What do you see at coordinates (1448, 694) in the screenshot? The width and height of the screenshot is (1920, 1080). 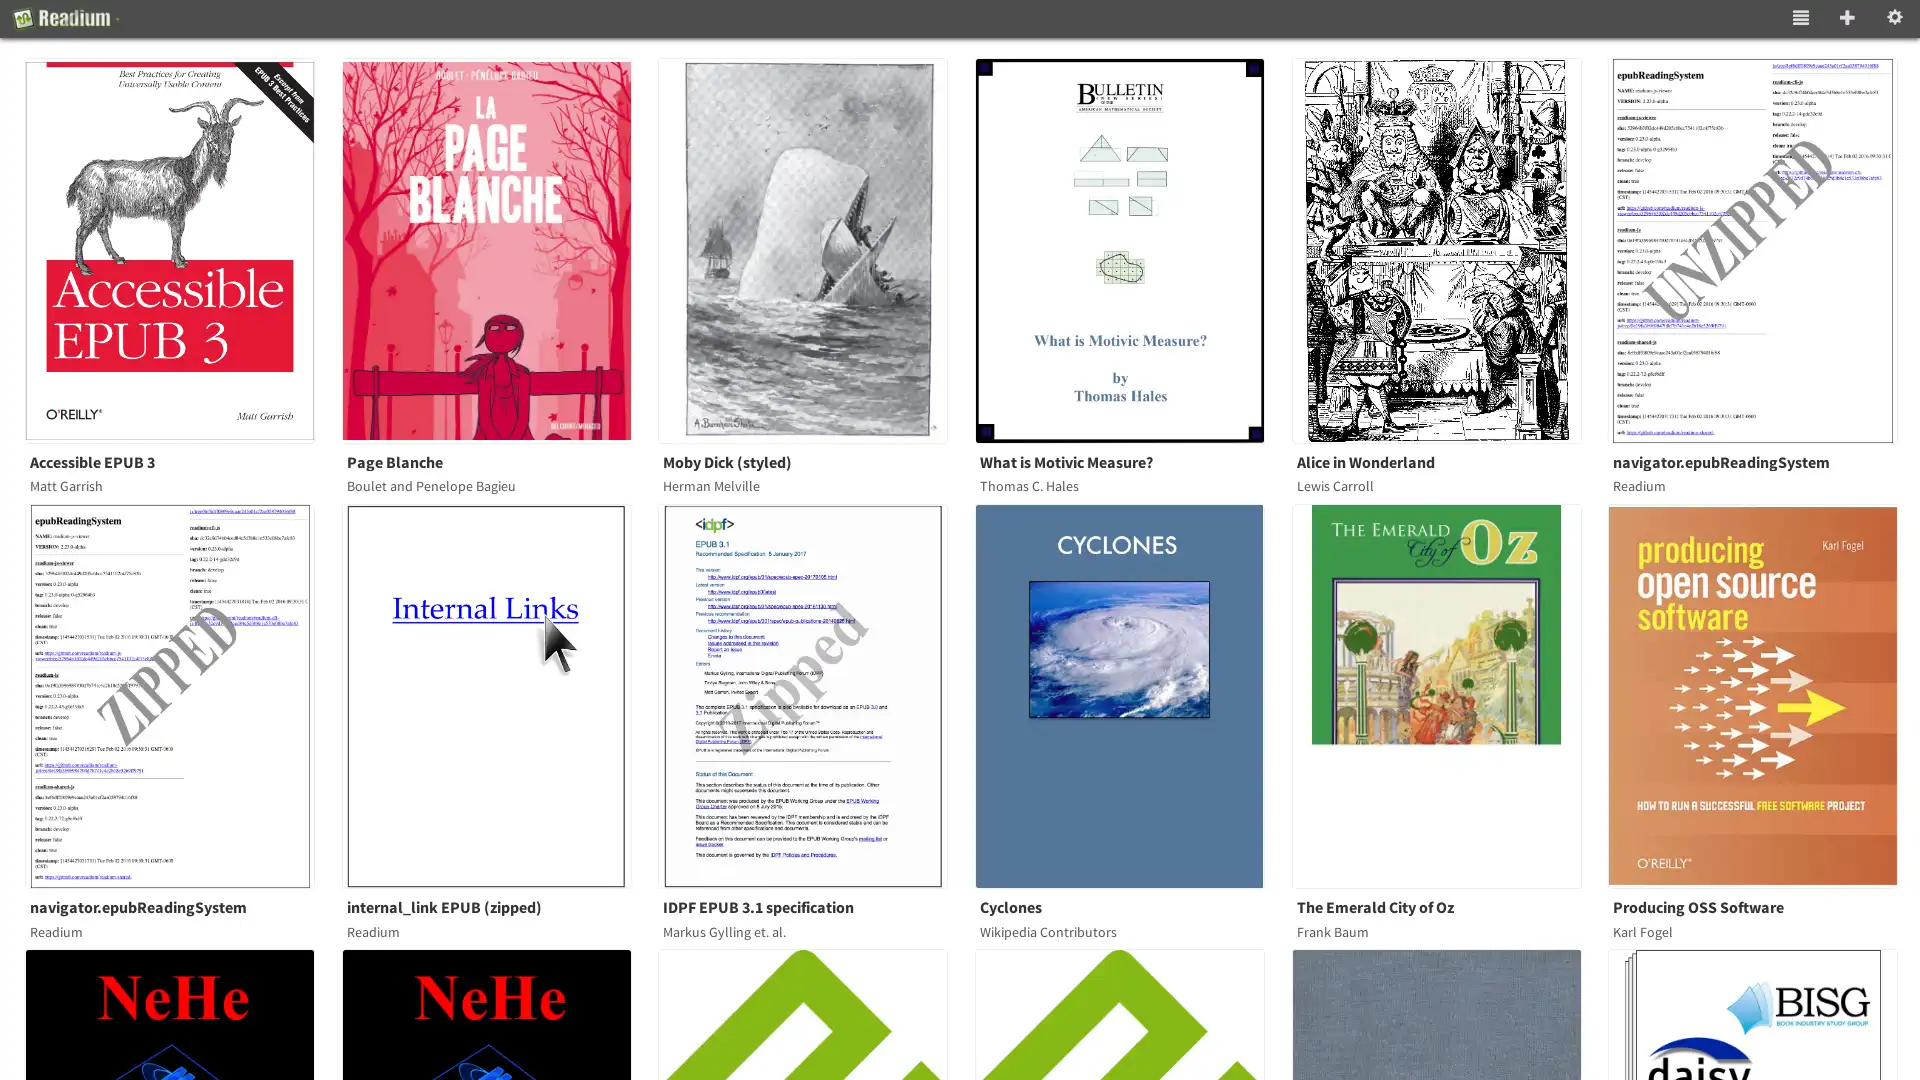 I see `(11) The Emerald City of Oz` at bounding box center [1448, 694].